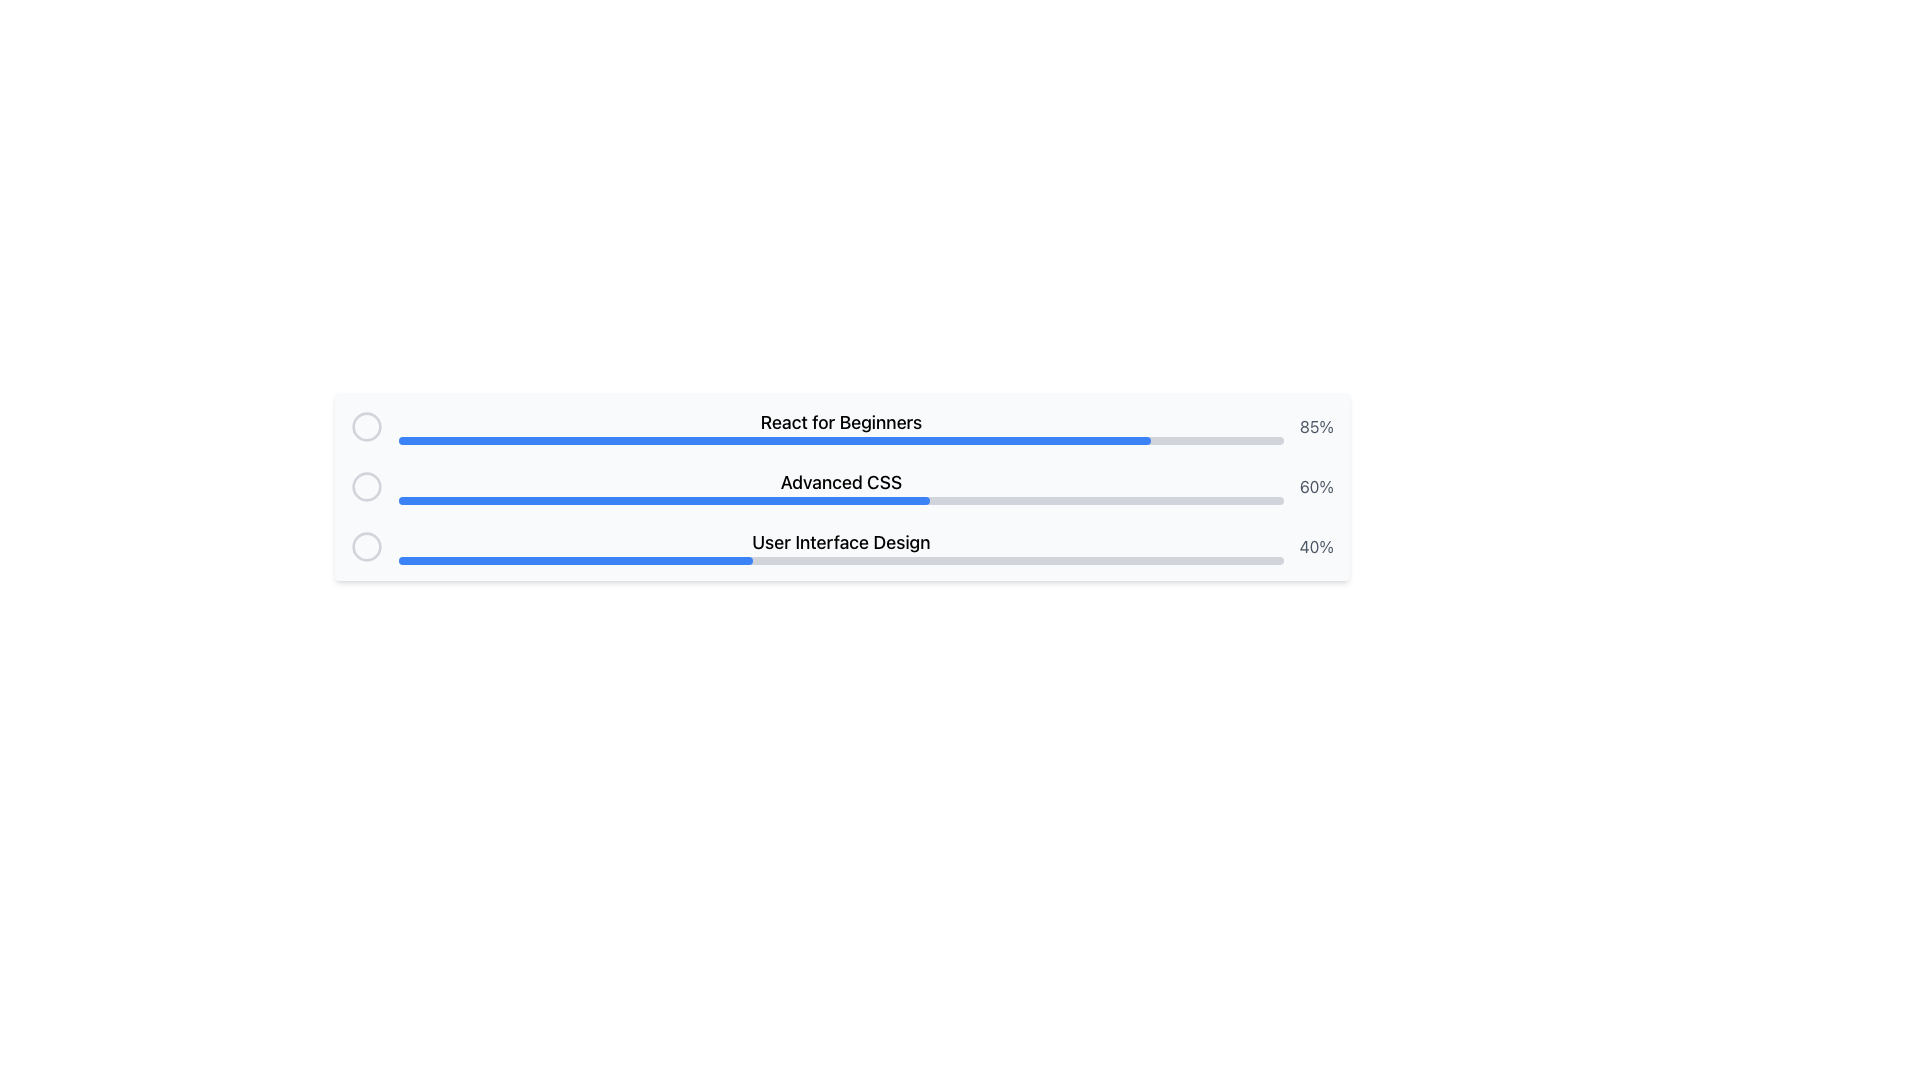 The width and height of the screenshot is (1920, 1080). I want to click on the progress value of the blue progress bar indicating 60% completion for the 'Advanced CSS' course, which is the second bar in a sequence of three horizontally-aligned bars, so click(664, 500).